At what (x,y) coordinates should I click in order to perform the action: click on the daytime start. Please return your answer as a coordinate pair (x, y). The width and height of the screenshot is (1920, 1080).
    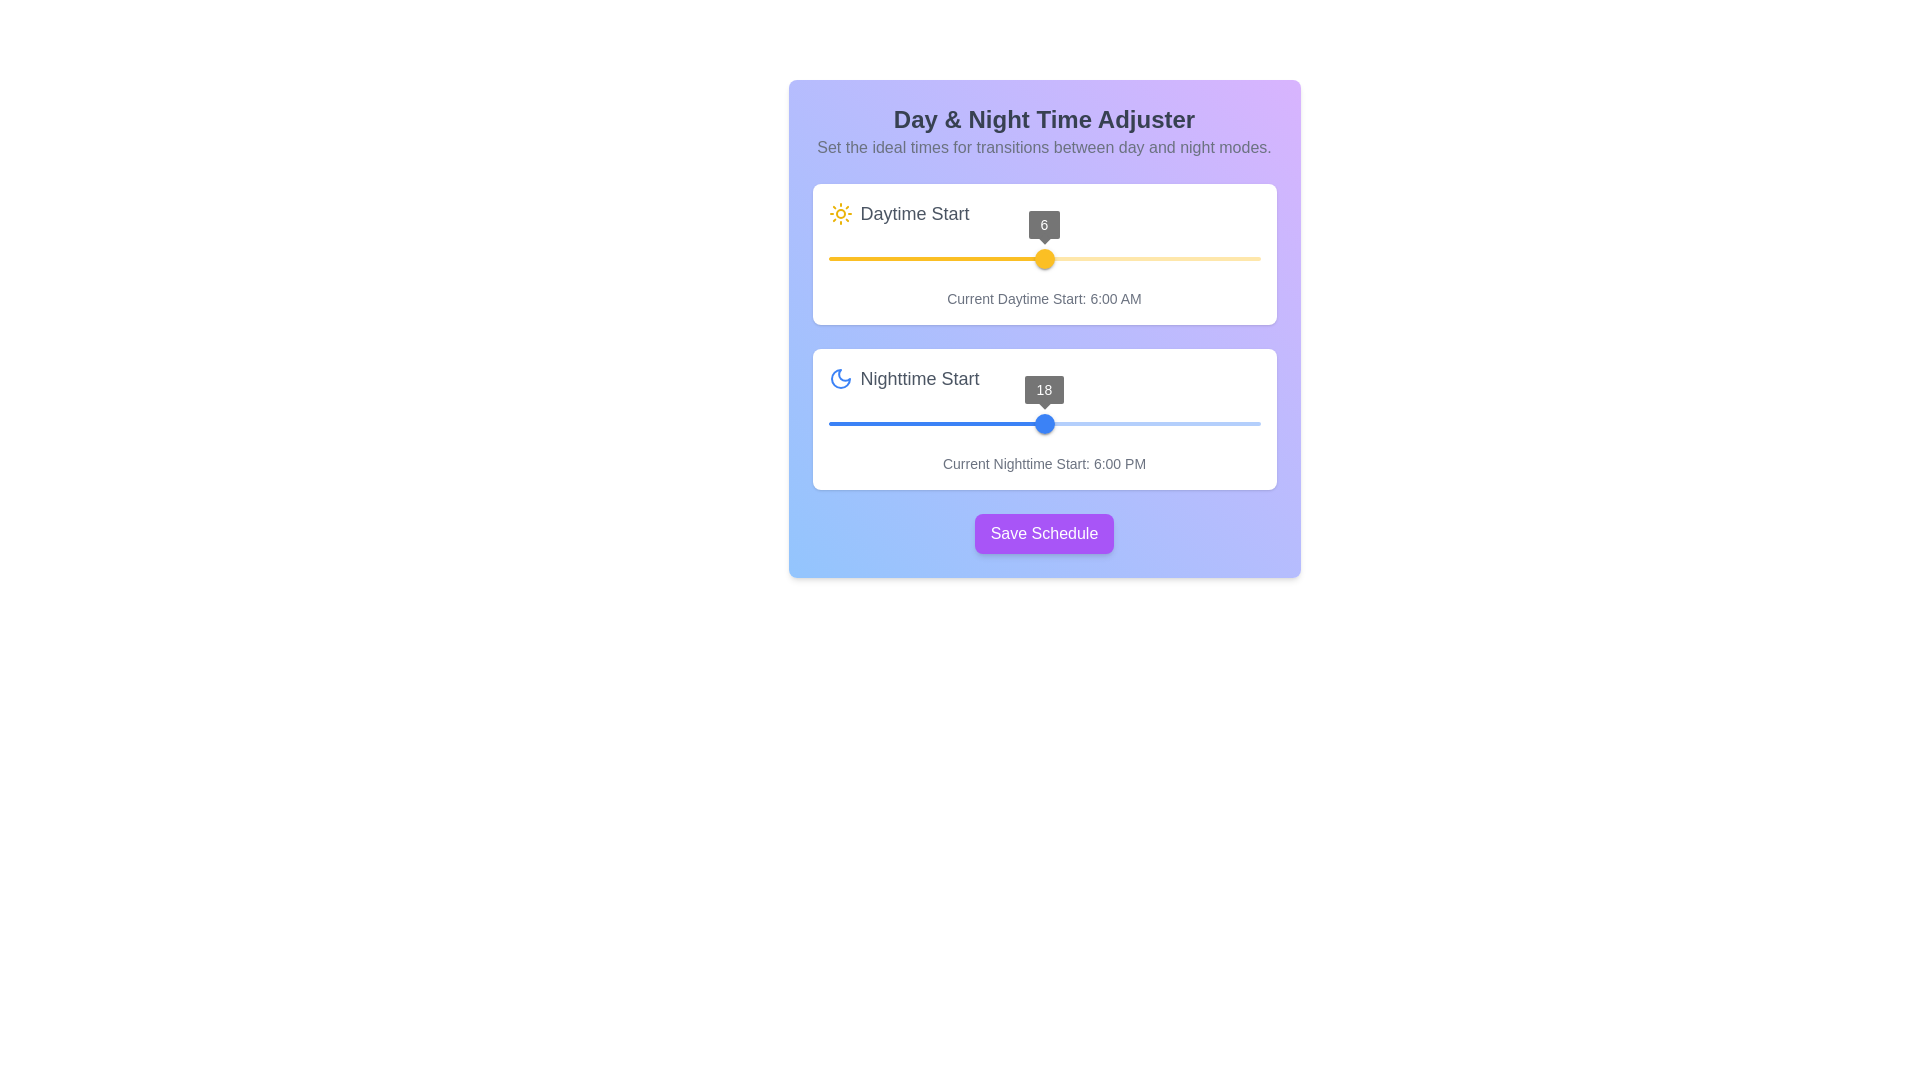
    Looking at the image, I should click on (1115, 257).